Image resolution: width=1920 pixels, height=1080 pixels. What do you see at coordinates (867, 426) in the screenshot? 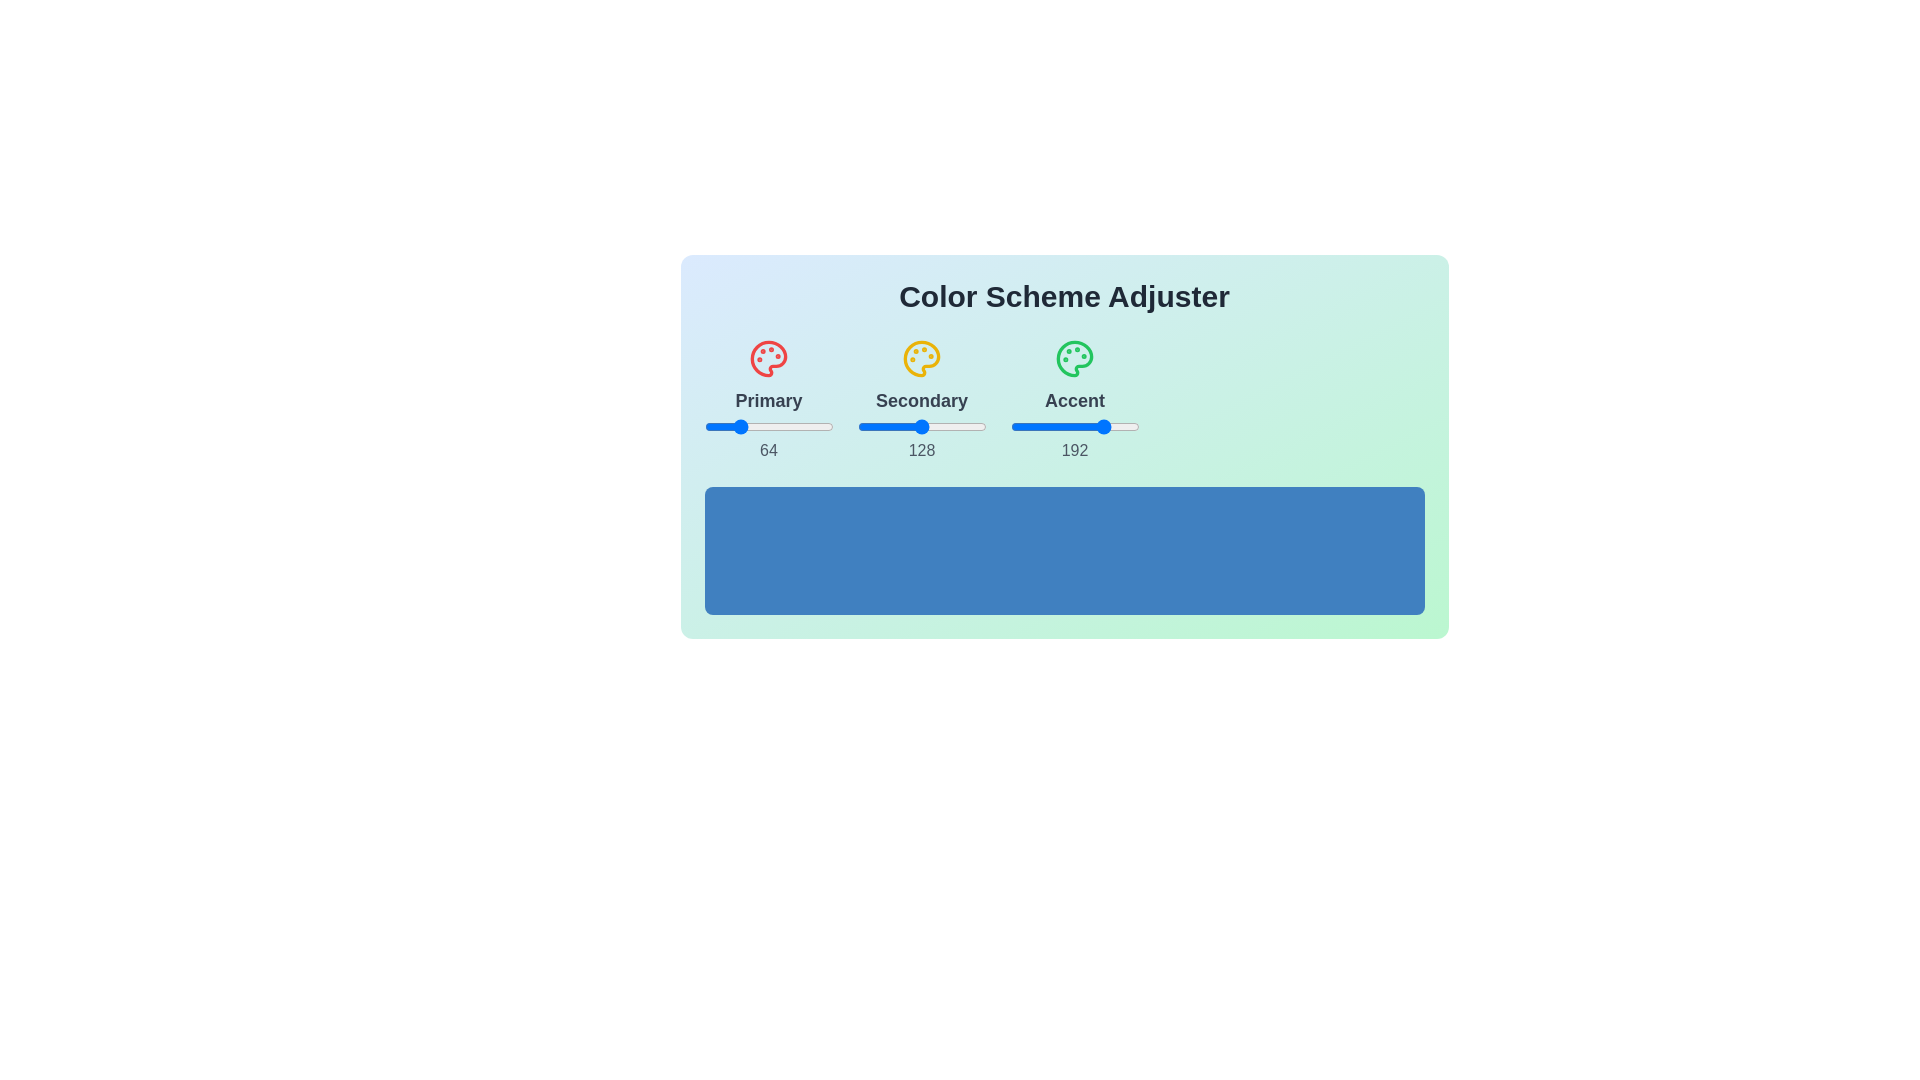
I see `the secondary slider to set its value to 20` at bounding box center [867, 426].